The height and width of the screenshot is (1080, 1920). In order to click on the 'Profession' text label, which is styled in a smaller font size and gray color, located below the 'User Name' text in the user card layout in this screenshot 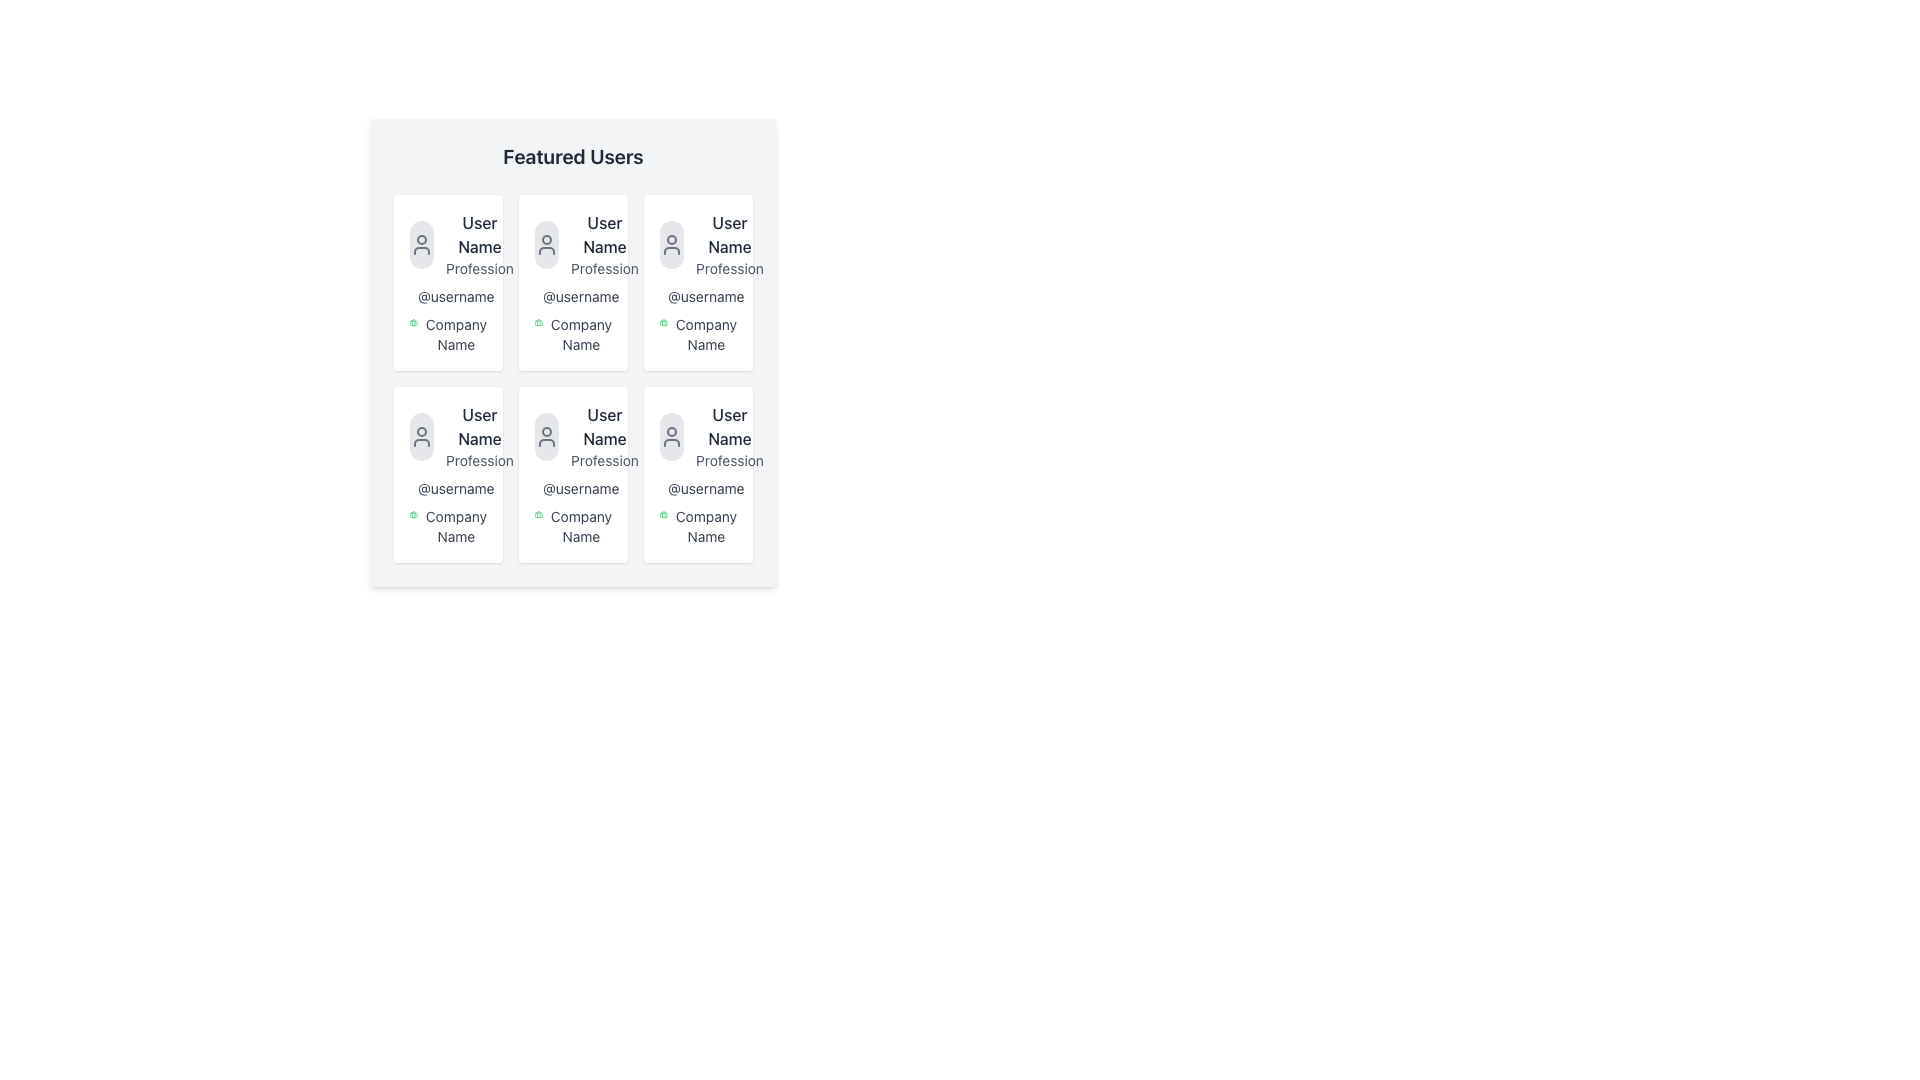, I will do `click(728, 461)`.